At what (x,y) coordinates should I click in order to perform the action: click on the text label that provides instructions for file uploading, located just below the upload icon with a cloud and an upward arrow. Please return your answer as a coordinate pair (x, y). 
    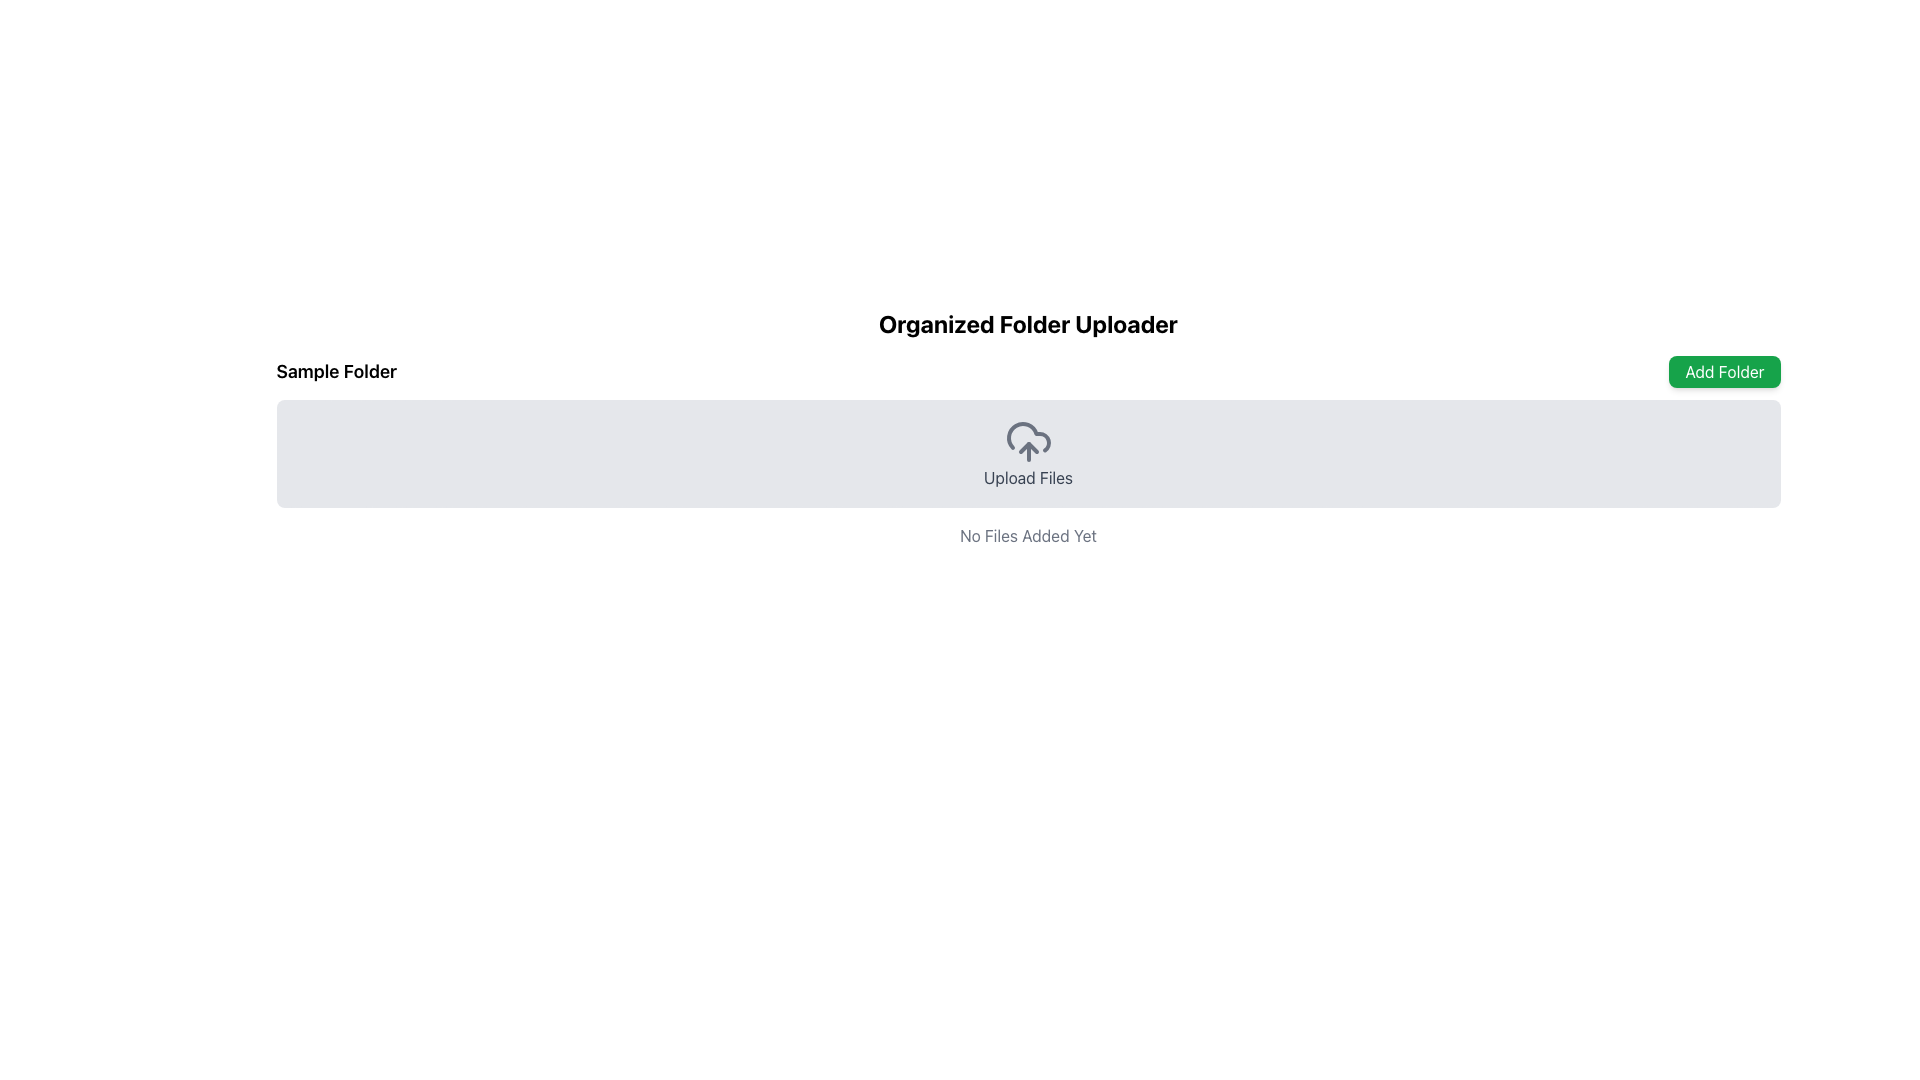
    Looking at the image, I should click on (1028, 478).